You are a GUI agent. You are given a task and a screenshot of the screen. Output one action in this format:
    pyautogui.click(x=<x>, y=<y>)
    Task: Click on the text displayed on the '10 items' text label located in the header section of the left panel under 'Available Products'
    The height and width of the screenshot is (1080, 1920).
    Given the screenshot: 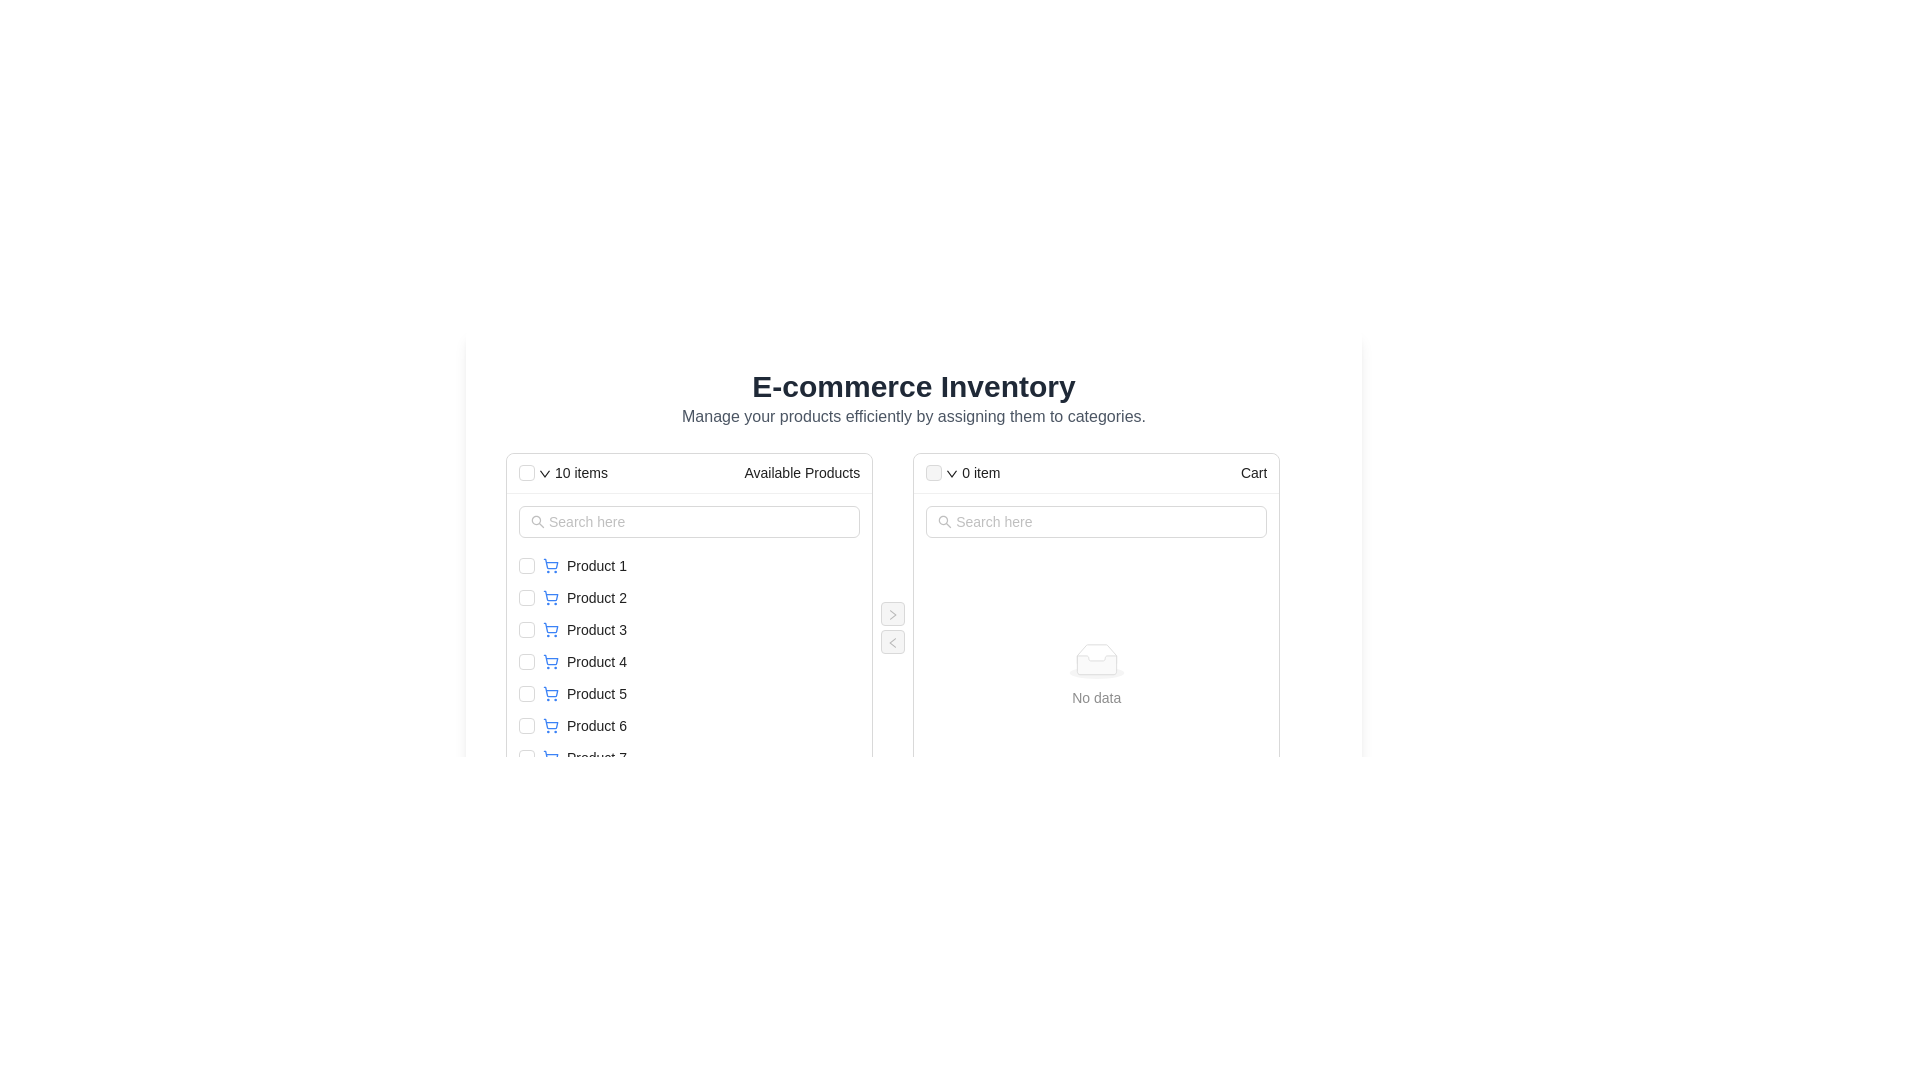 What is the action you would take?
    pyautogui.click(x=580, y=473)
    